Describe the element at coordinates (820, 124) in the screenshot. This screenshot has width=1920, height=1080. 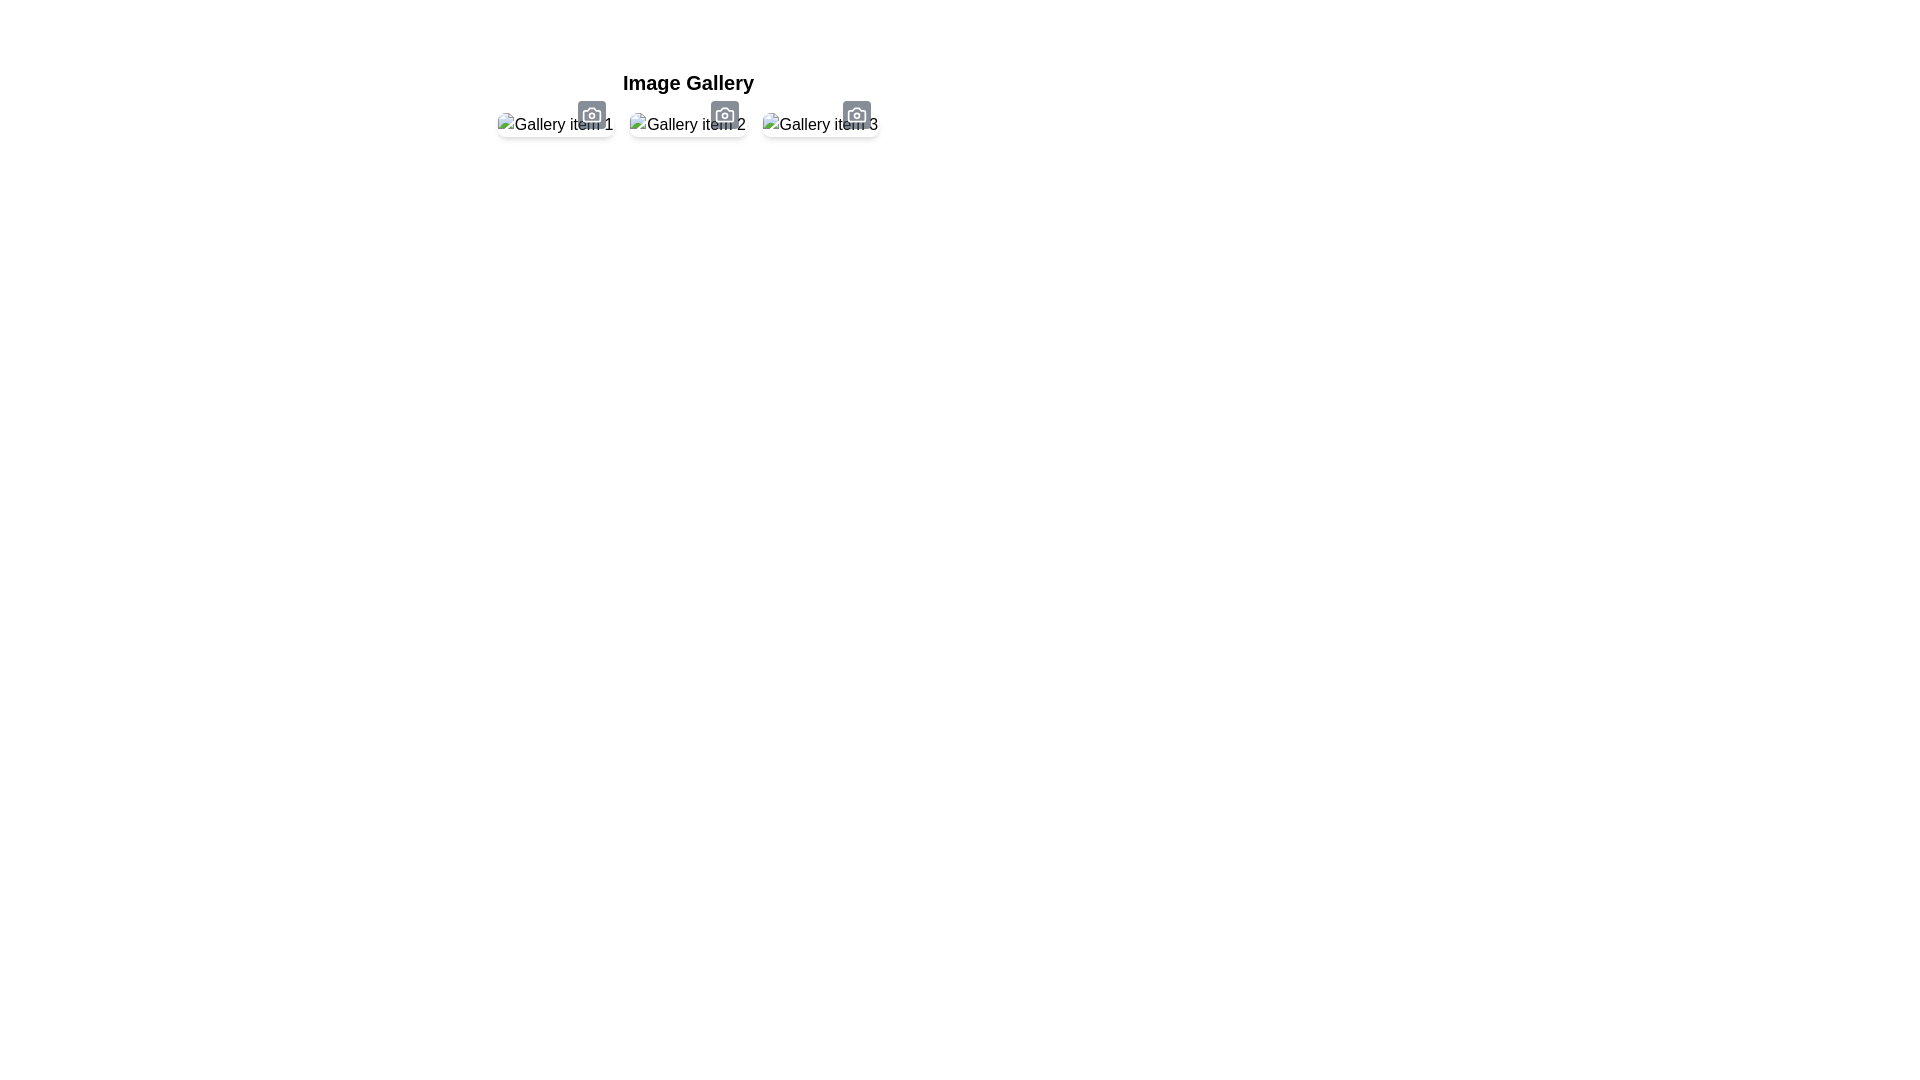
I see `the third image in the gallery grid` at that location.